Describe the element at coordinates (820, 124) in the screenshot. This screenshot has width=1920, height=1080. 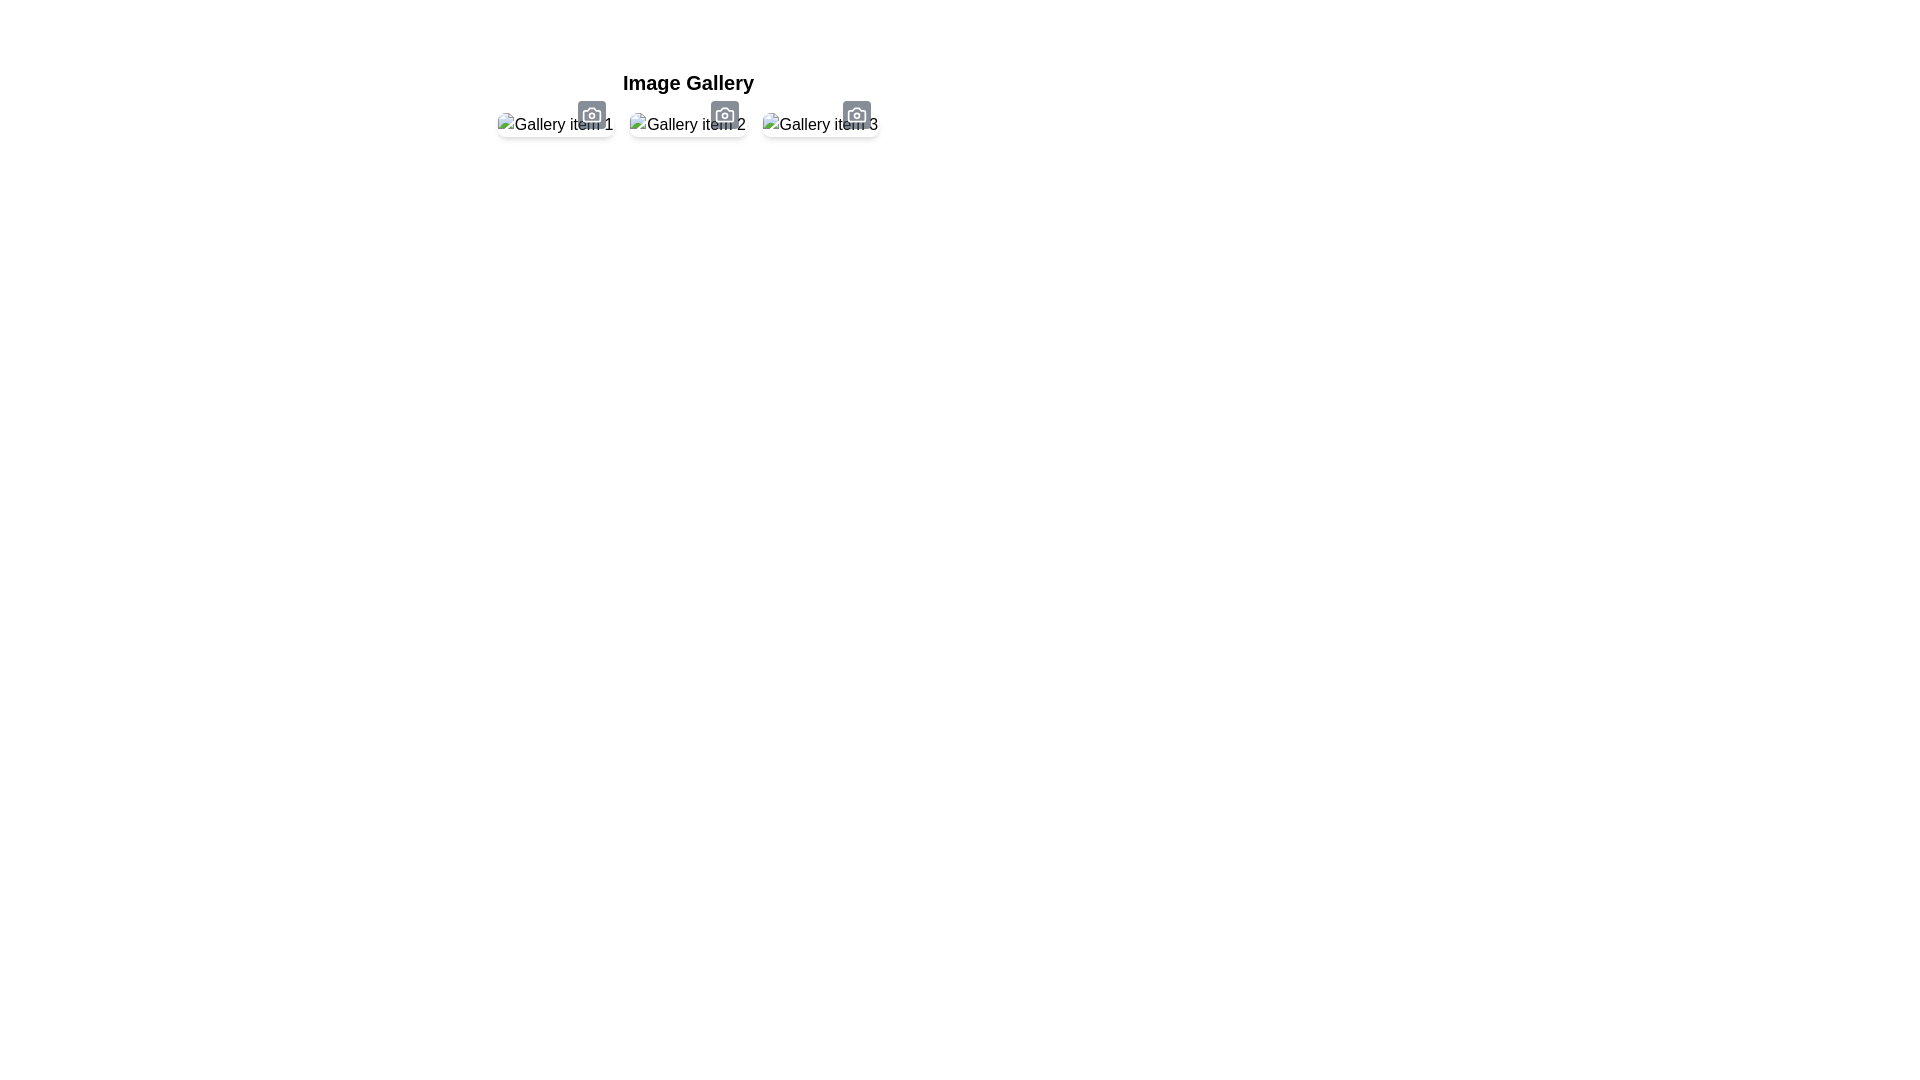
I see `the third image in the gallery grid` at that location.